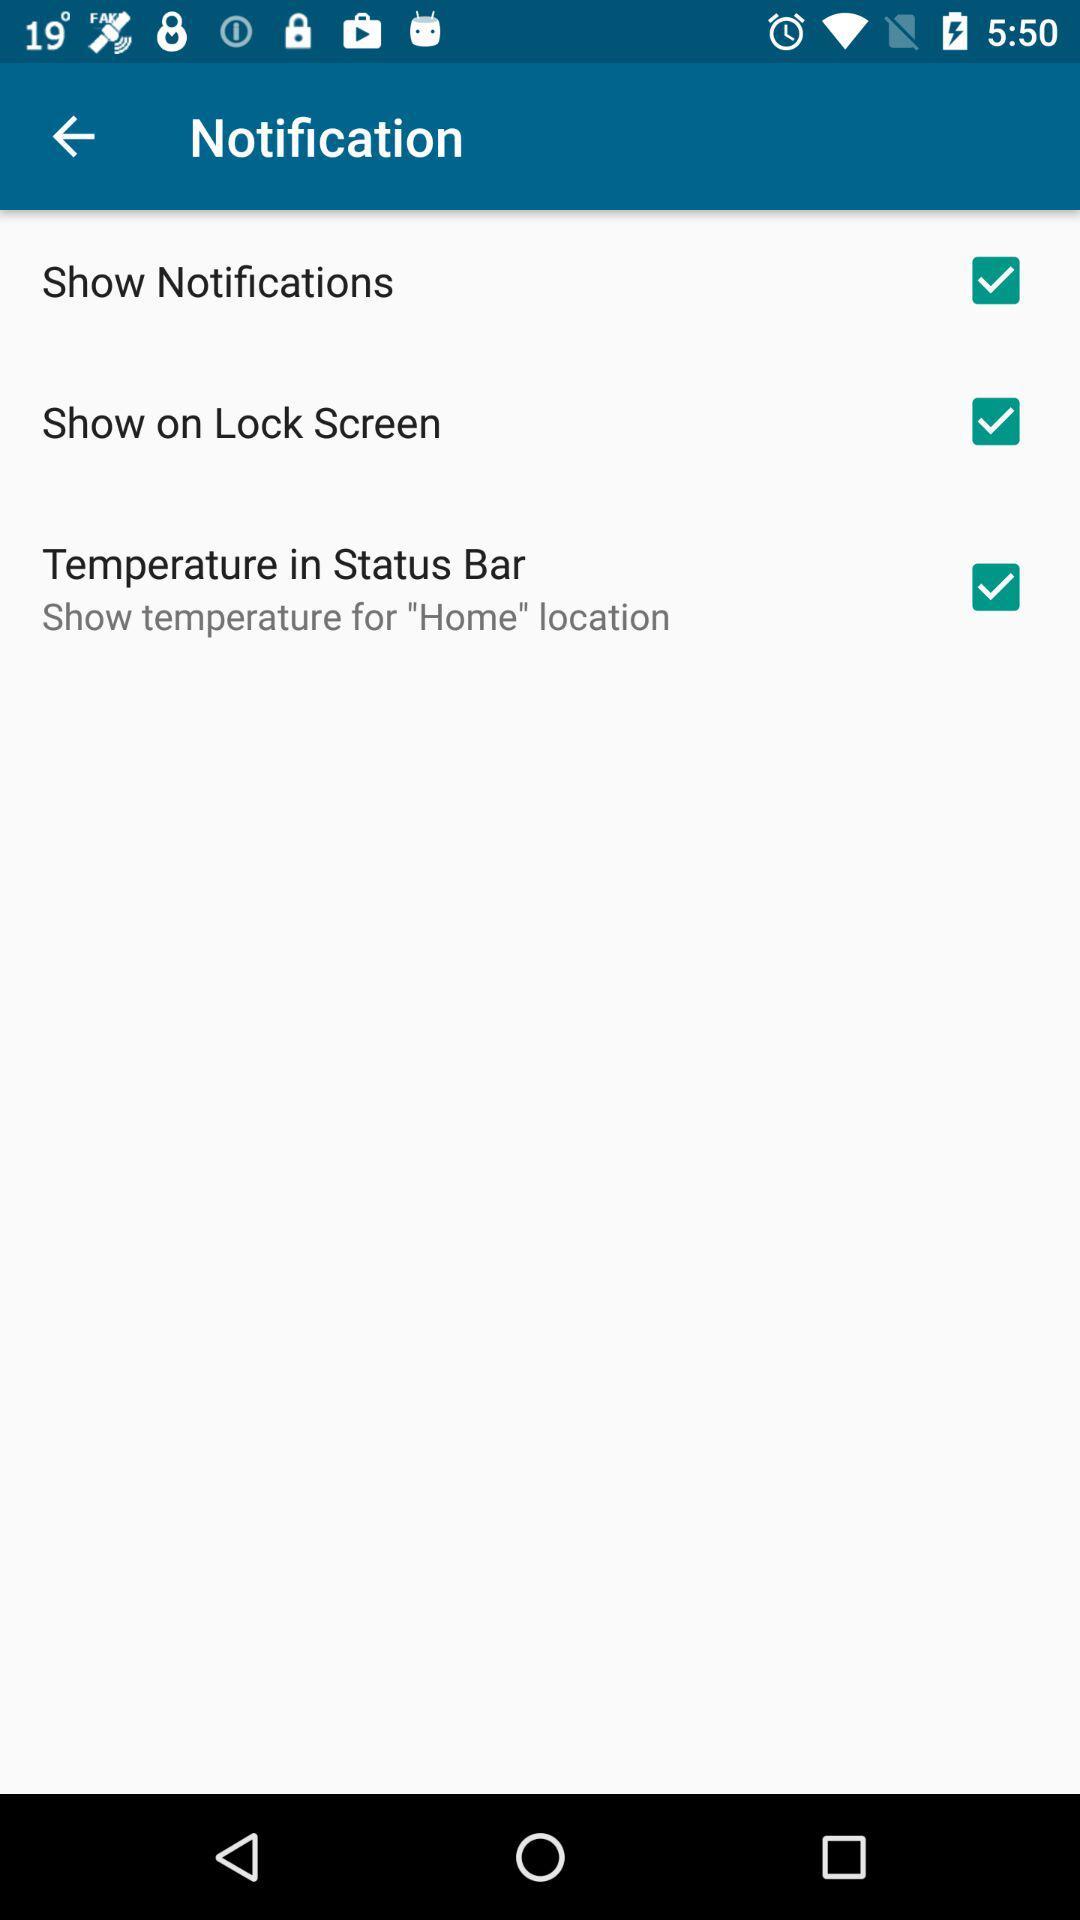 The height and width of the screenshot is (1920, 1080). I want to click on icon next to the notification item, so click(72, 135).